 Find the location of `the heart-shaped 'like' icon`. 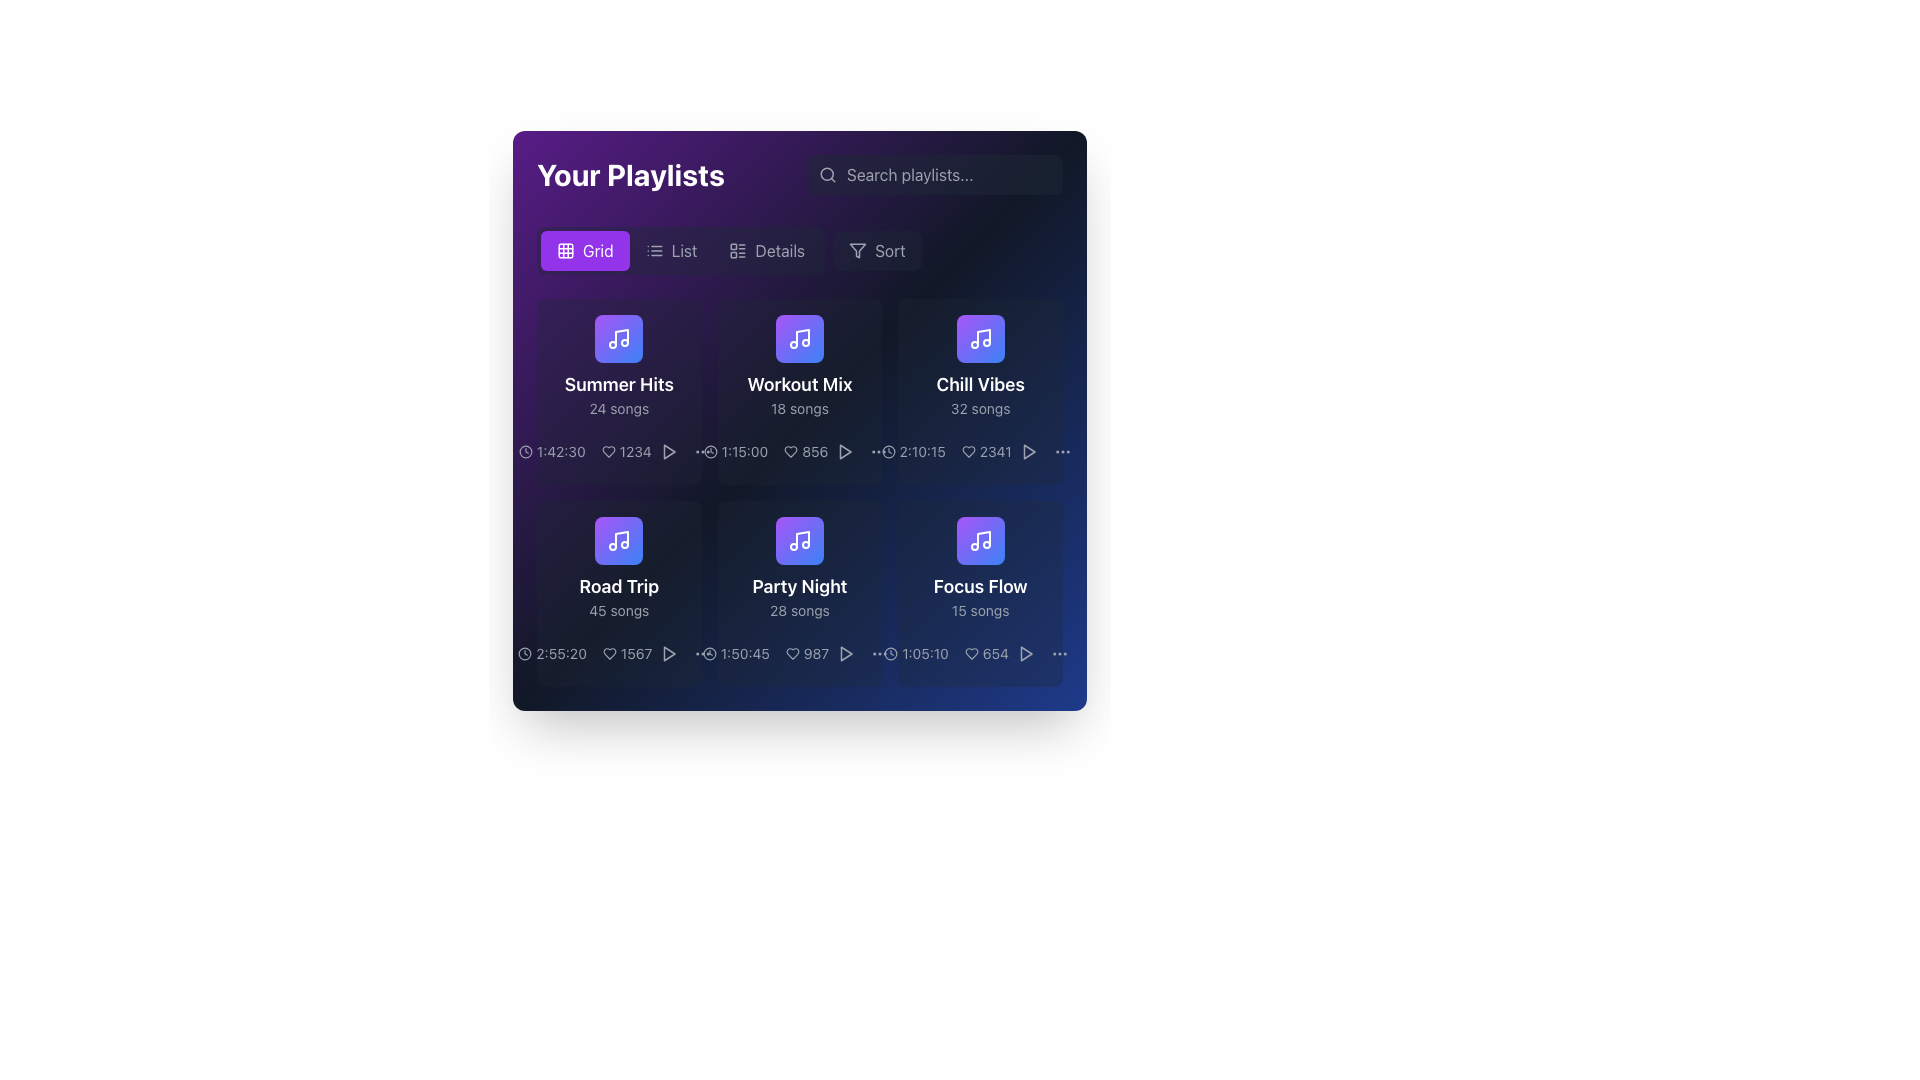

the heart-shaped 'like' icon is located at coordinates (608, 654).